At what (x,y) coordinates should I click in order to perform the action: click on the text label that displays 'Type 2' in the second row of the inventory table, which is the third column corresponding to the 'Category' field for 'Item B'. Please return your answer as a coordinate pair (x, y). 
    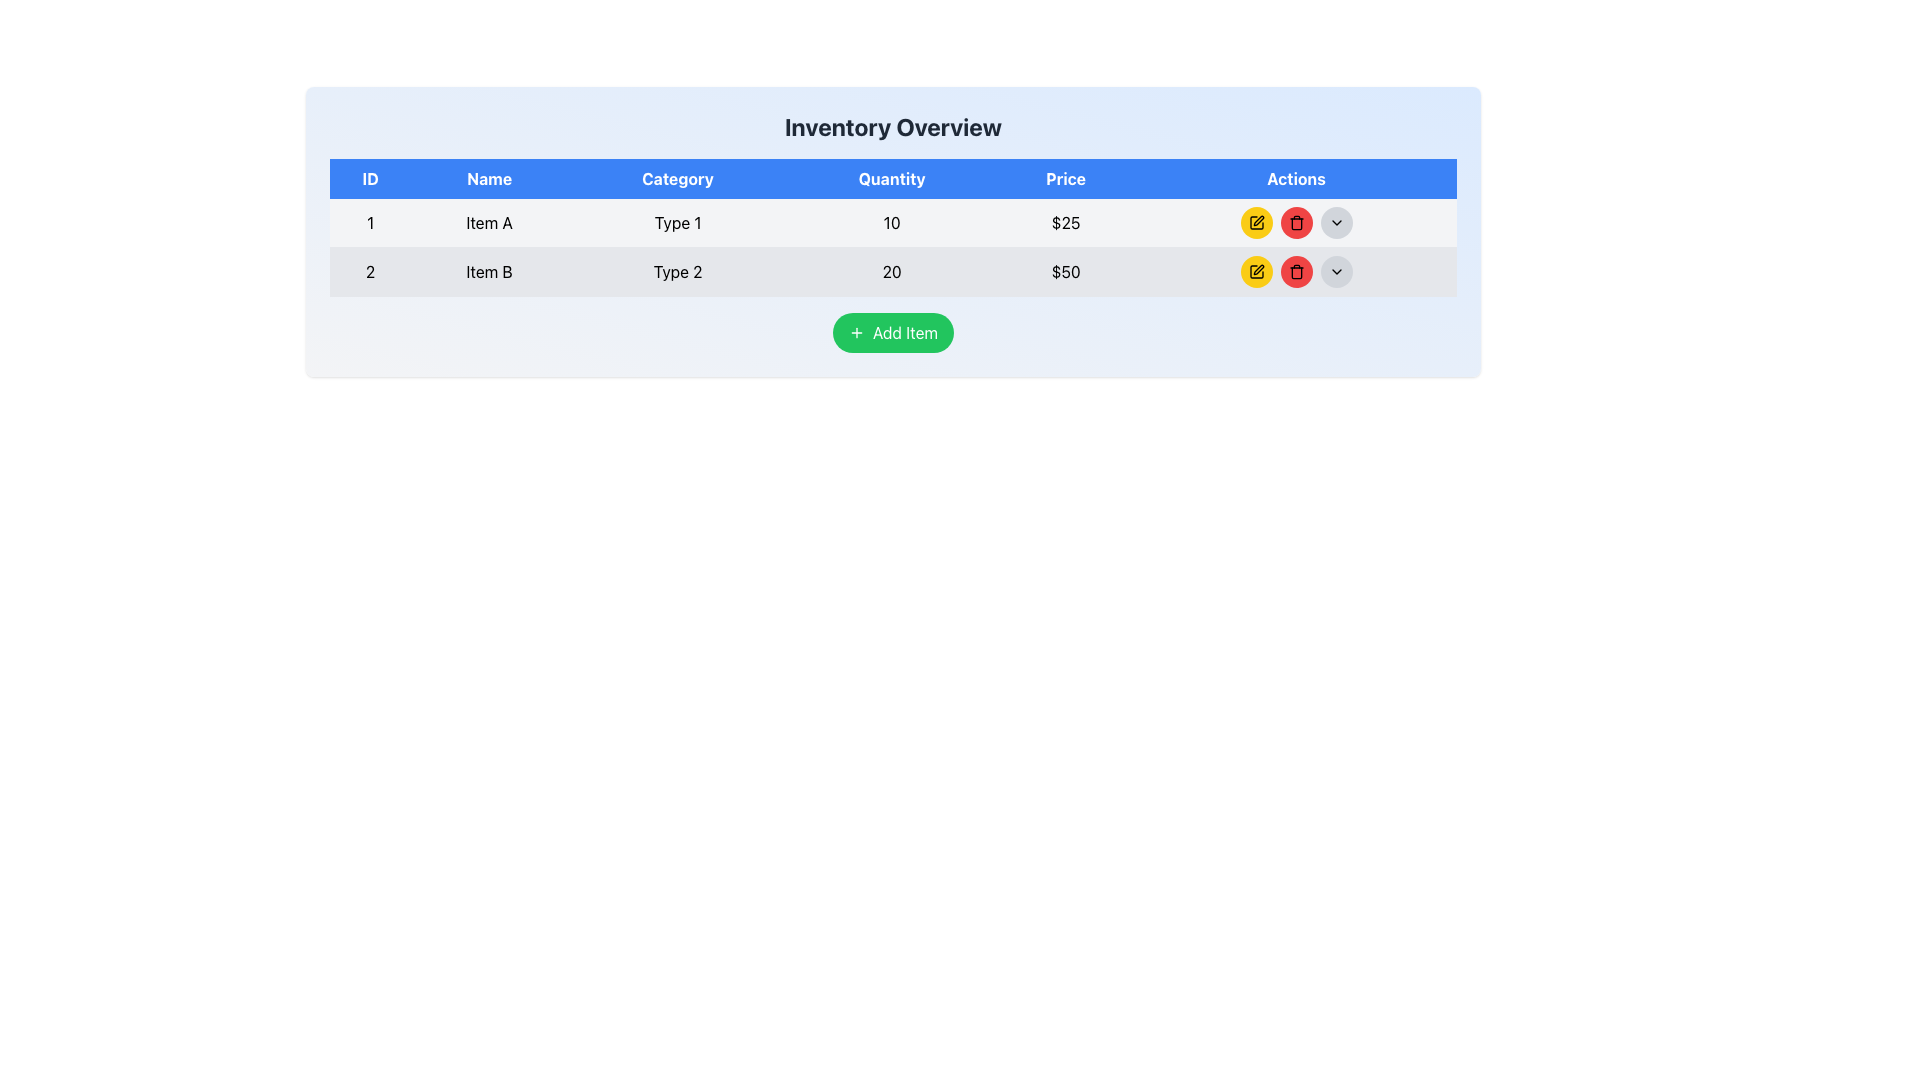
    Looking at the image, I should click on (678, 272).